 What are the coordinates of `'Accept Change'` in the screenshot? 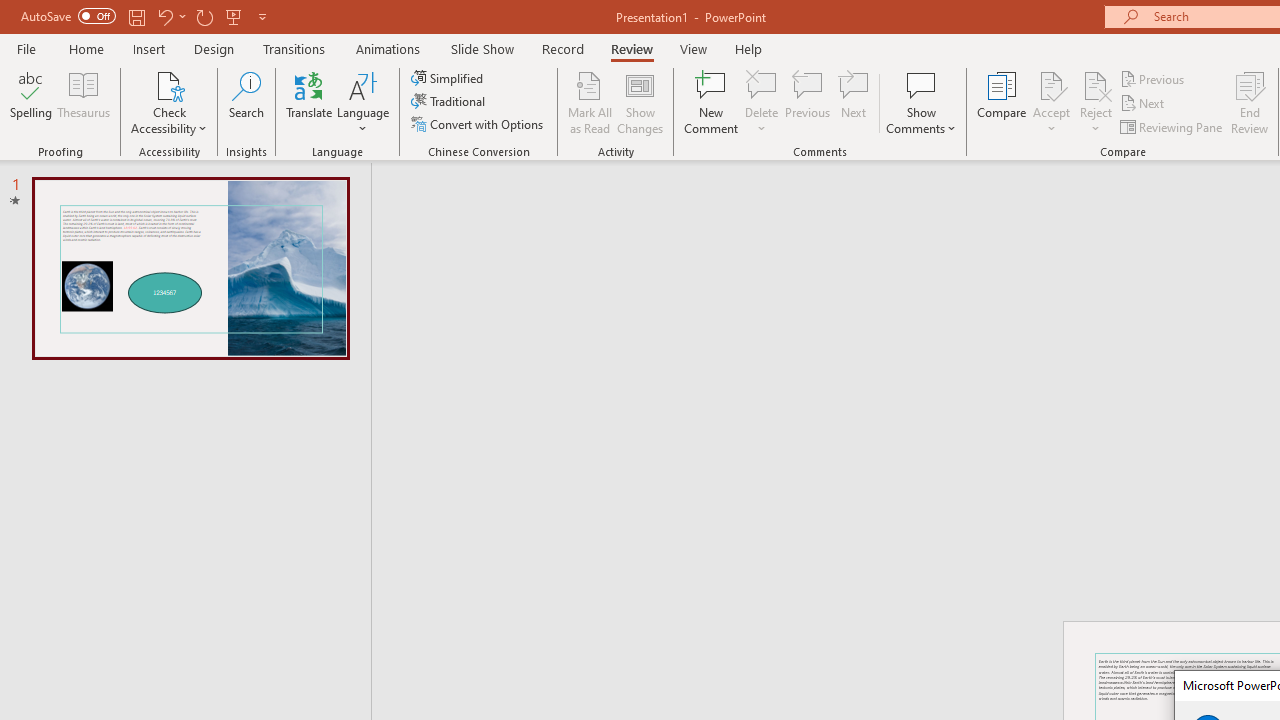 It's located at (1050, 84).